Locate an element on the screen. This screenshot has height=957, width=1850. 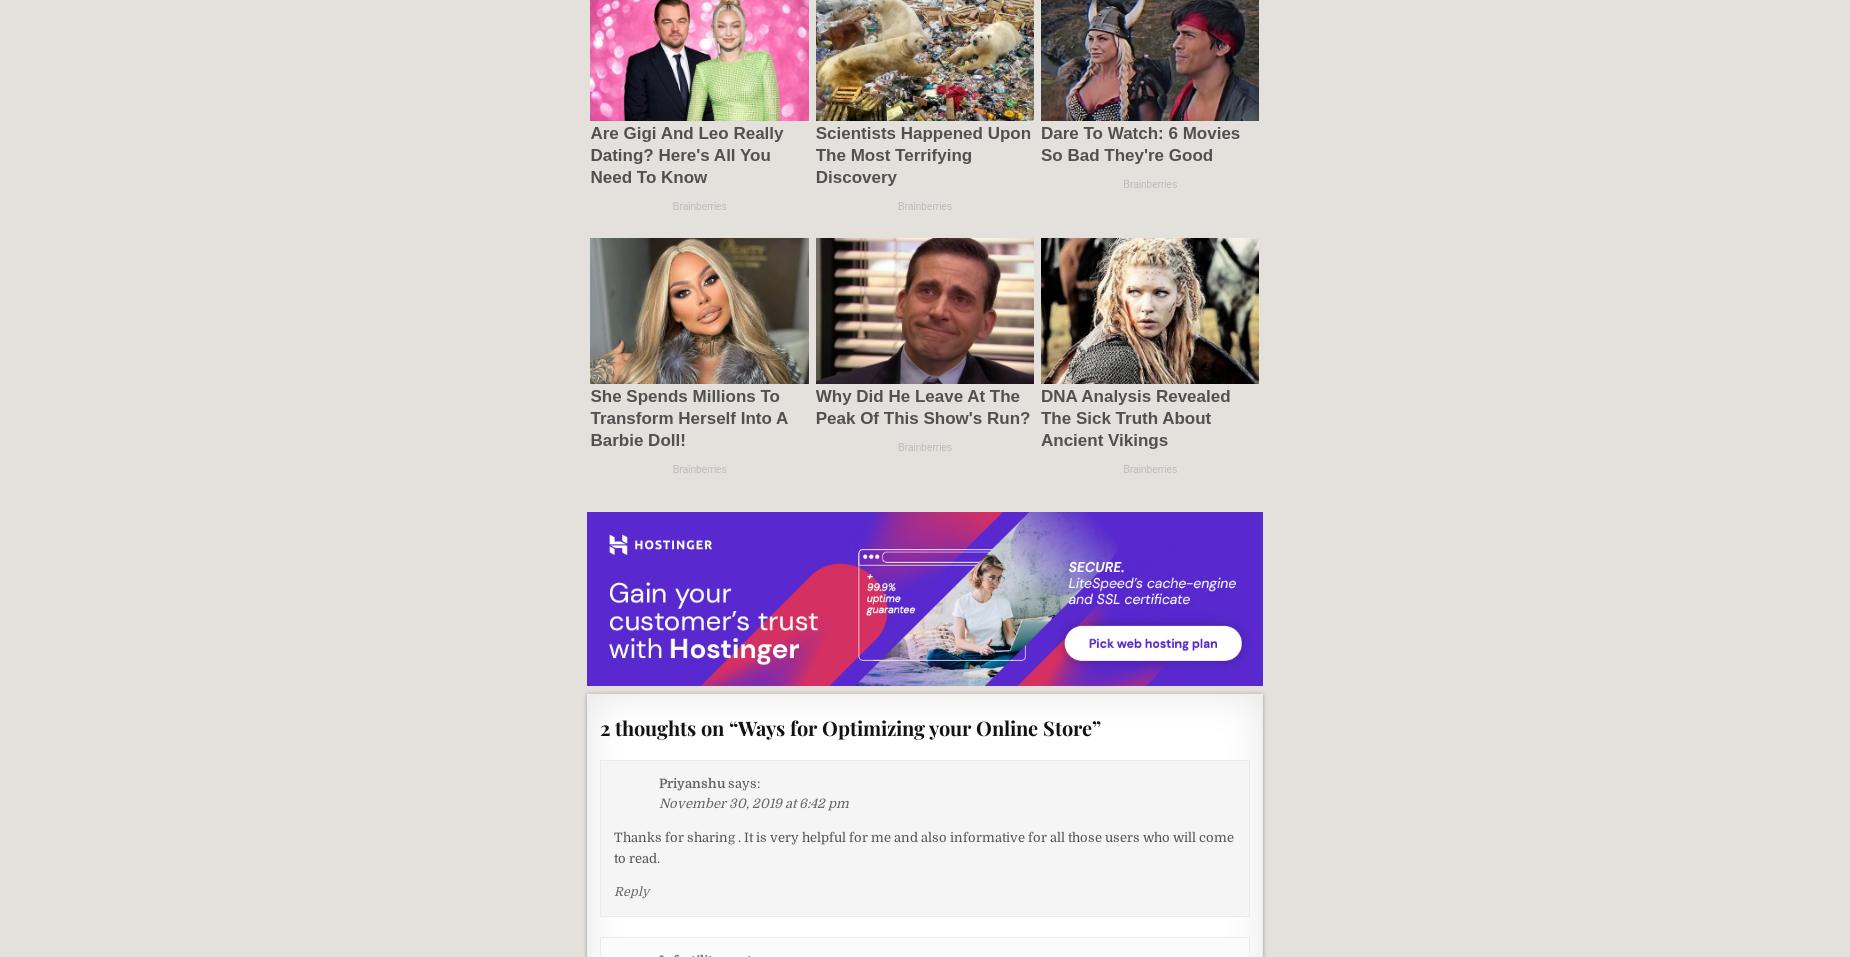
'DNA Analysis Revealed The Sick Truth About Ancient Vikings' is located at coordinates (1039, 416).